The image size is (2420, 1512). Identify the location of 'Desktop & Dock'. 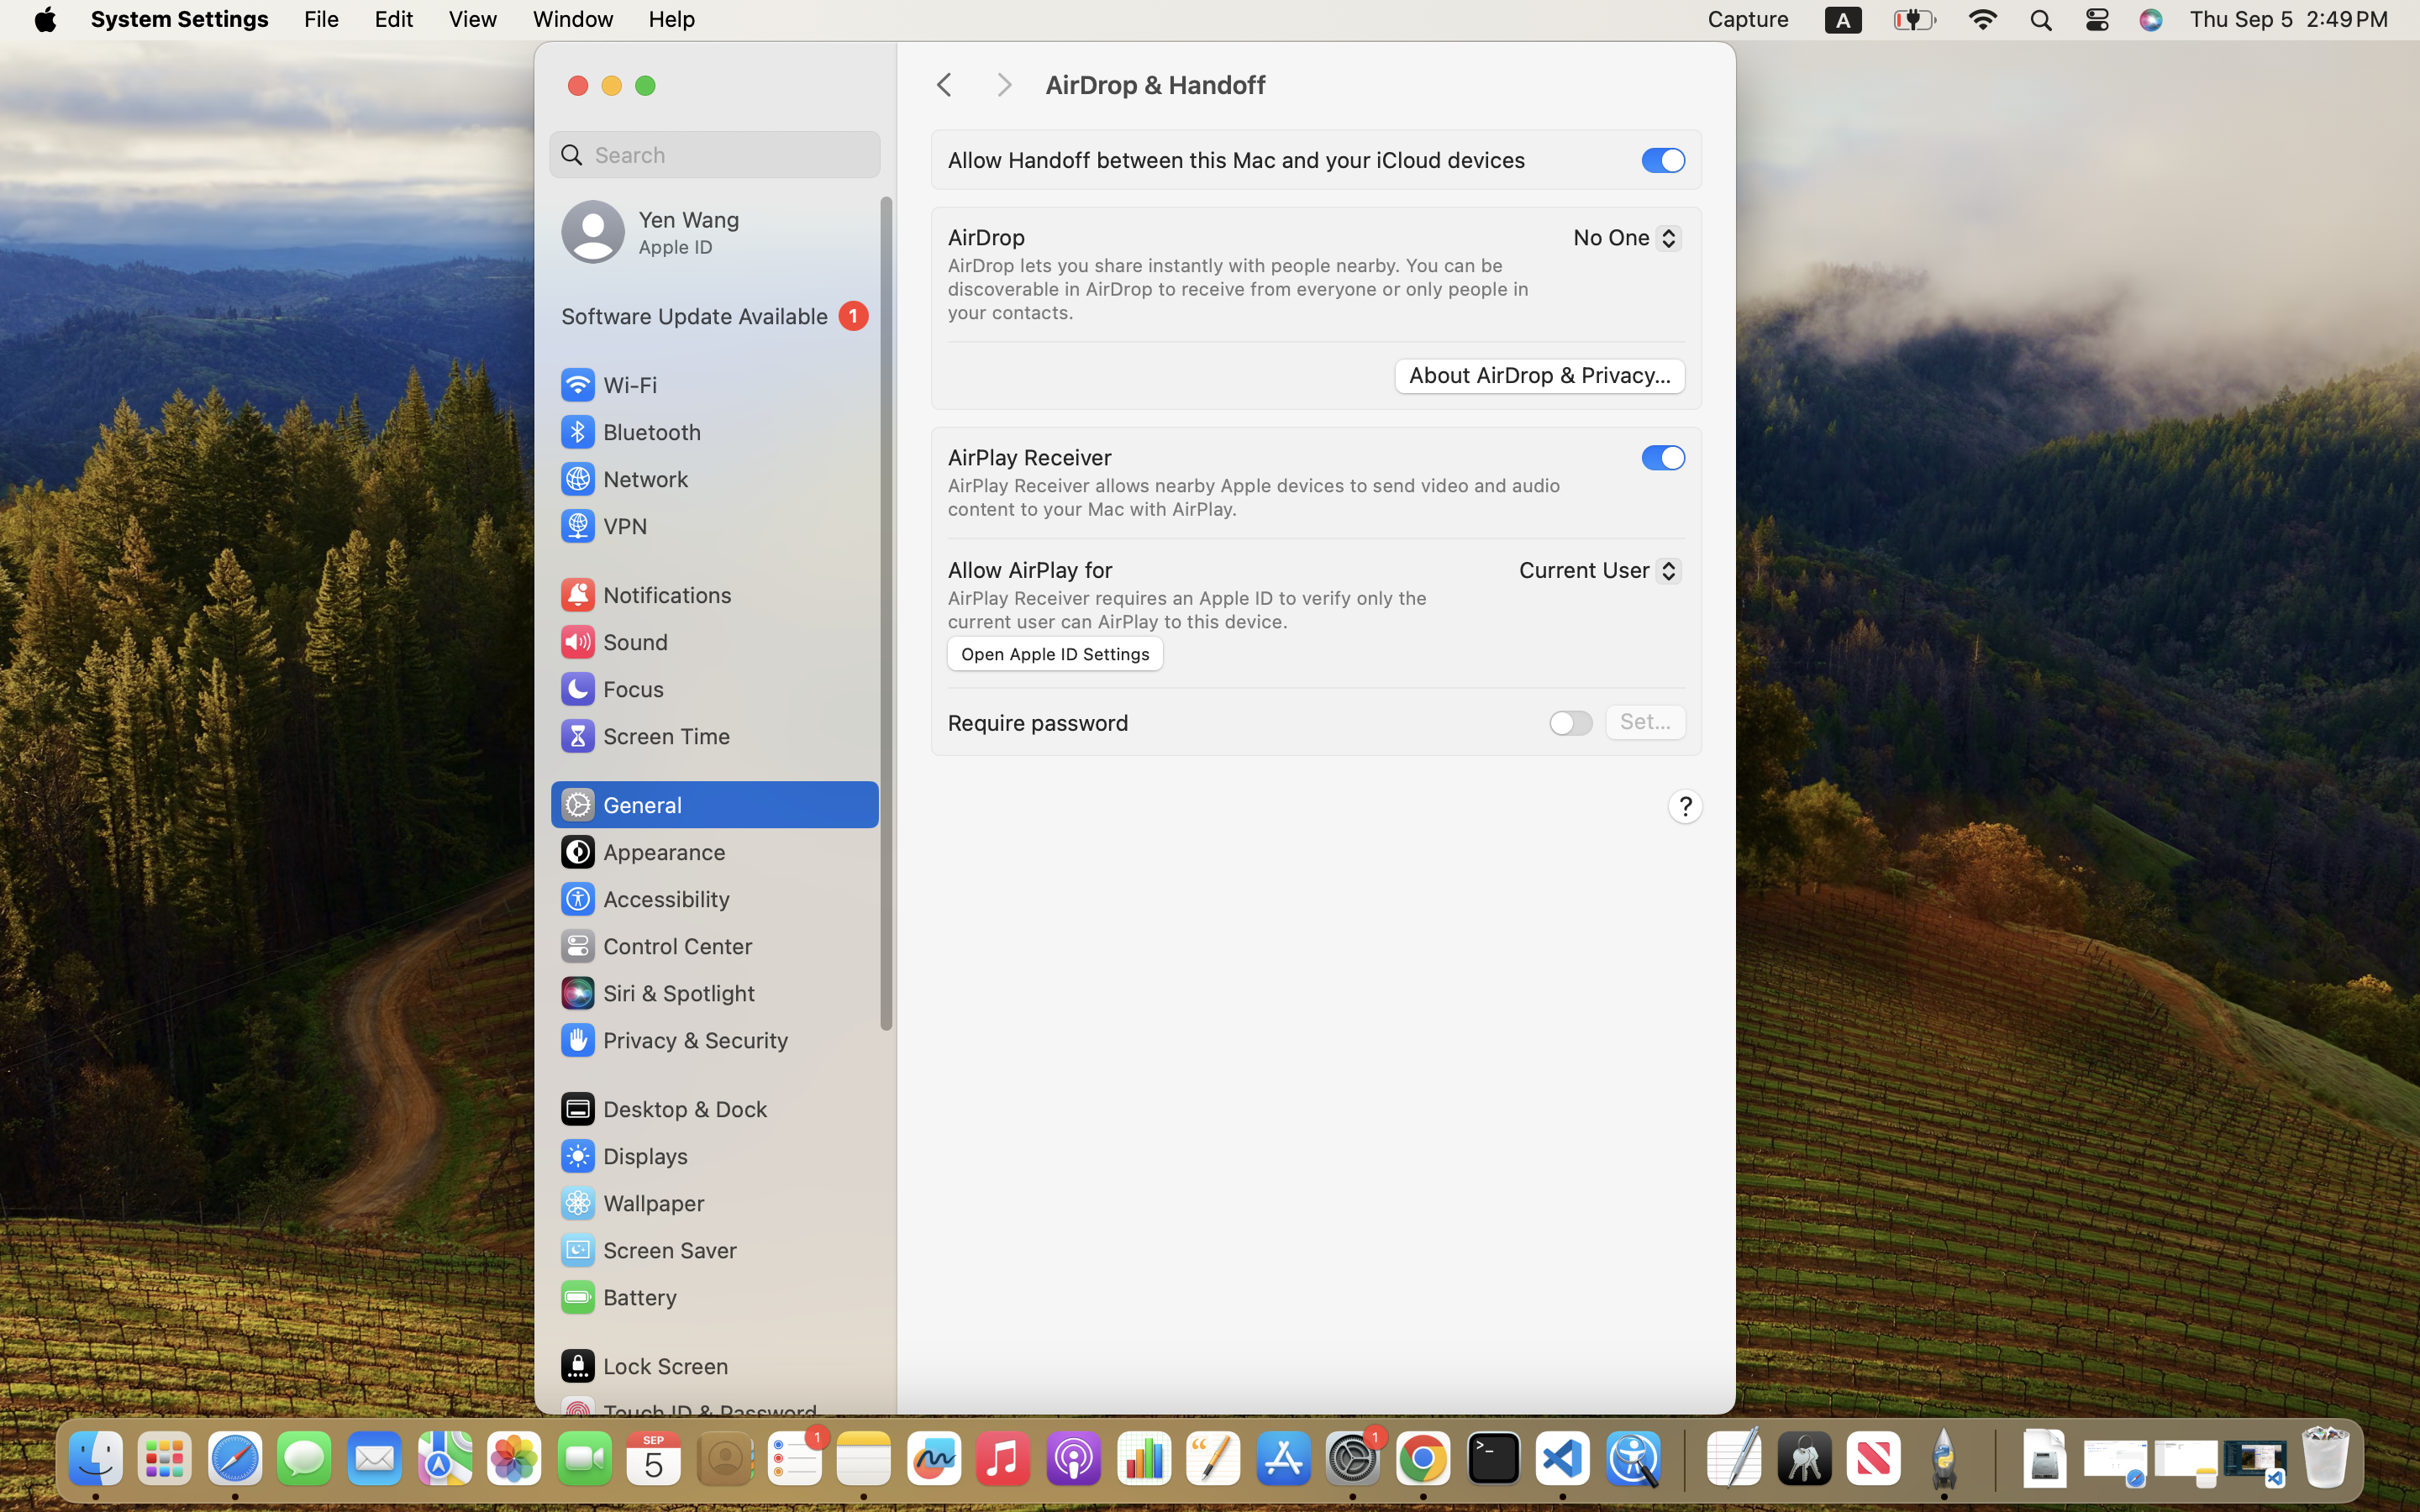
(662, 1108).